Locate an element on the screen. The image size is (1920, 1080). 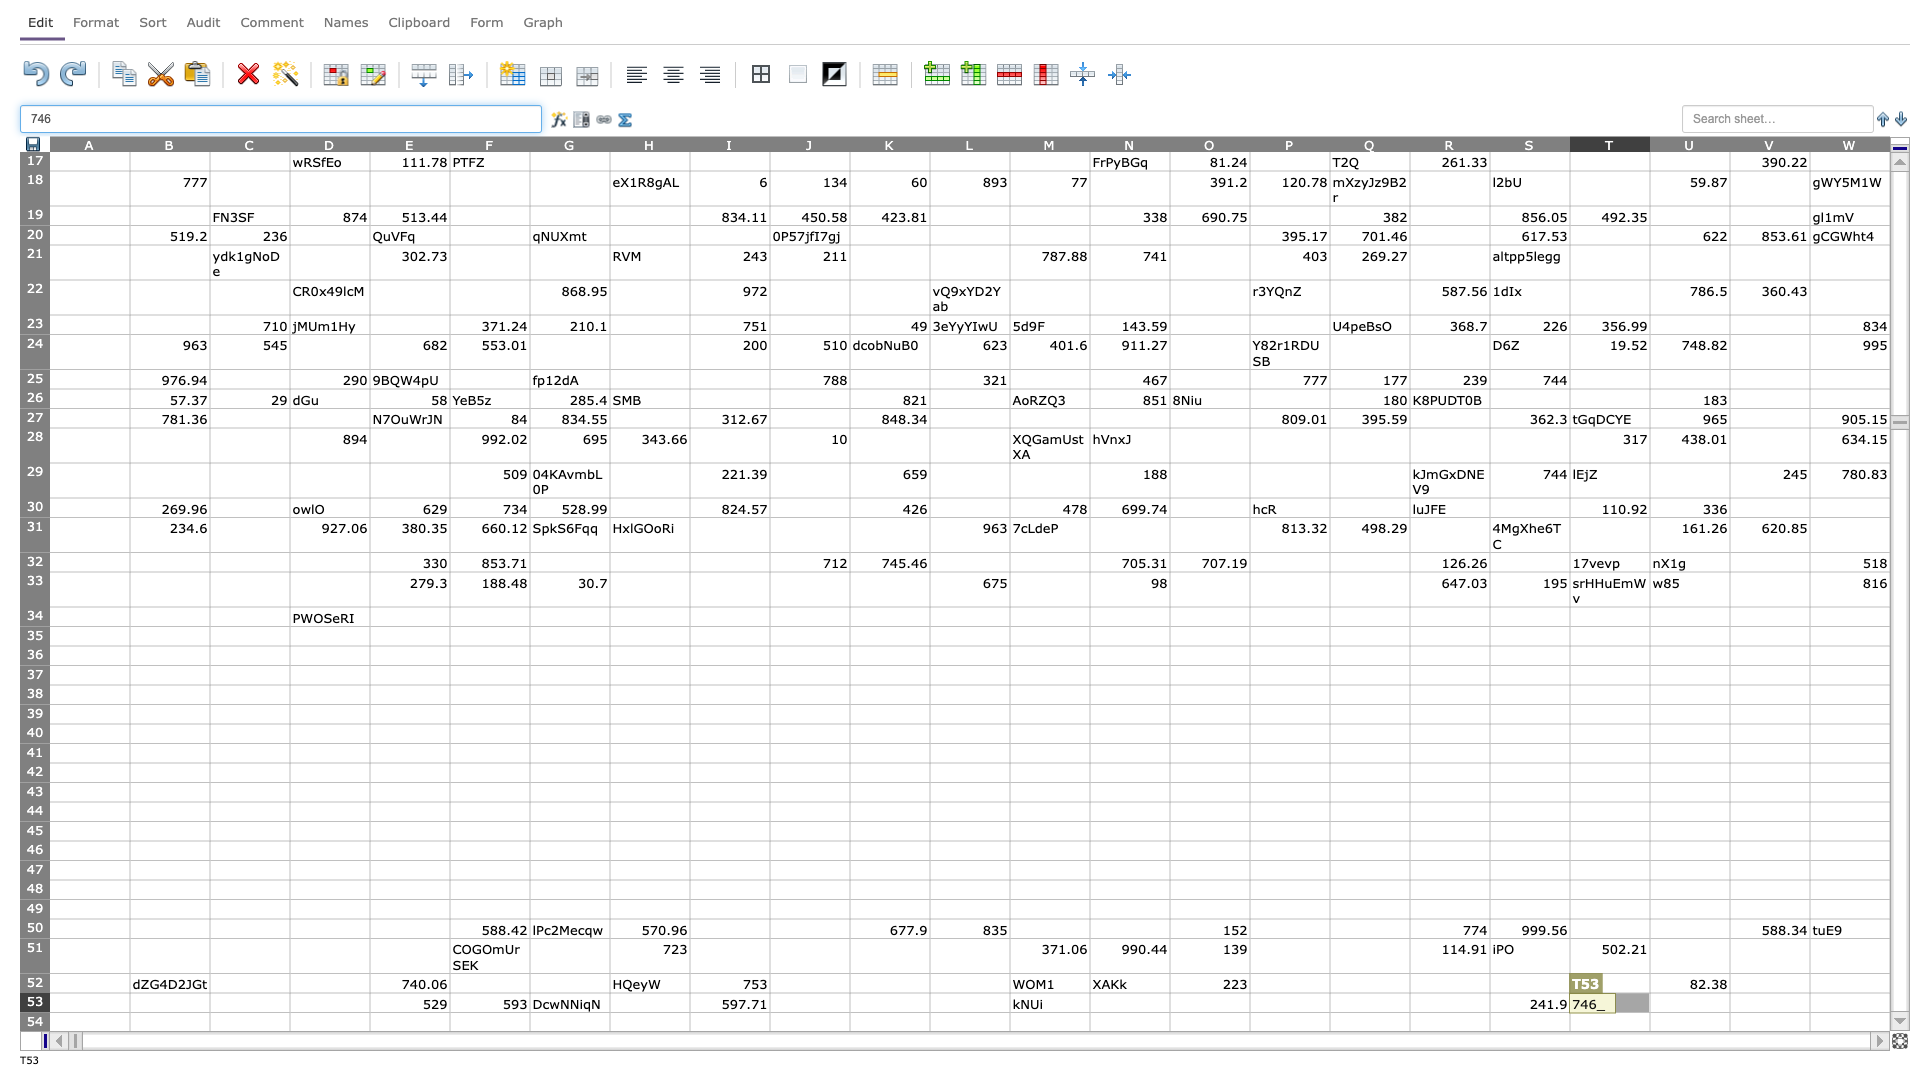
Northwest corner of cell V53 is located at coordinates (1728, 992).